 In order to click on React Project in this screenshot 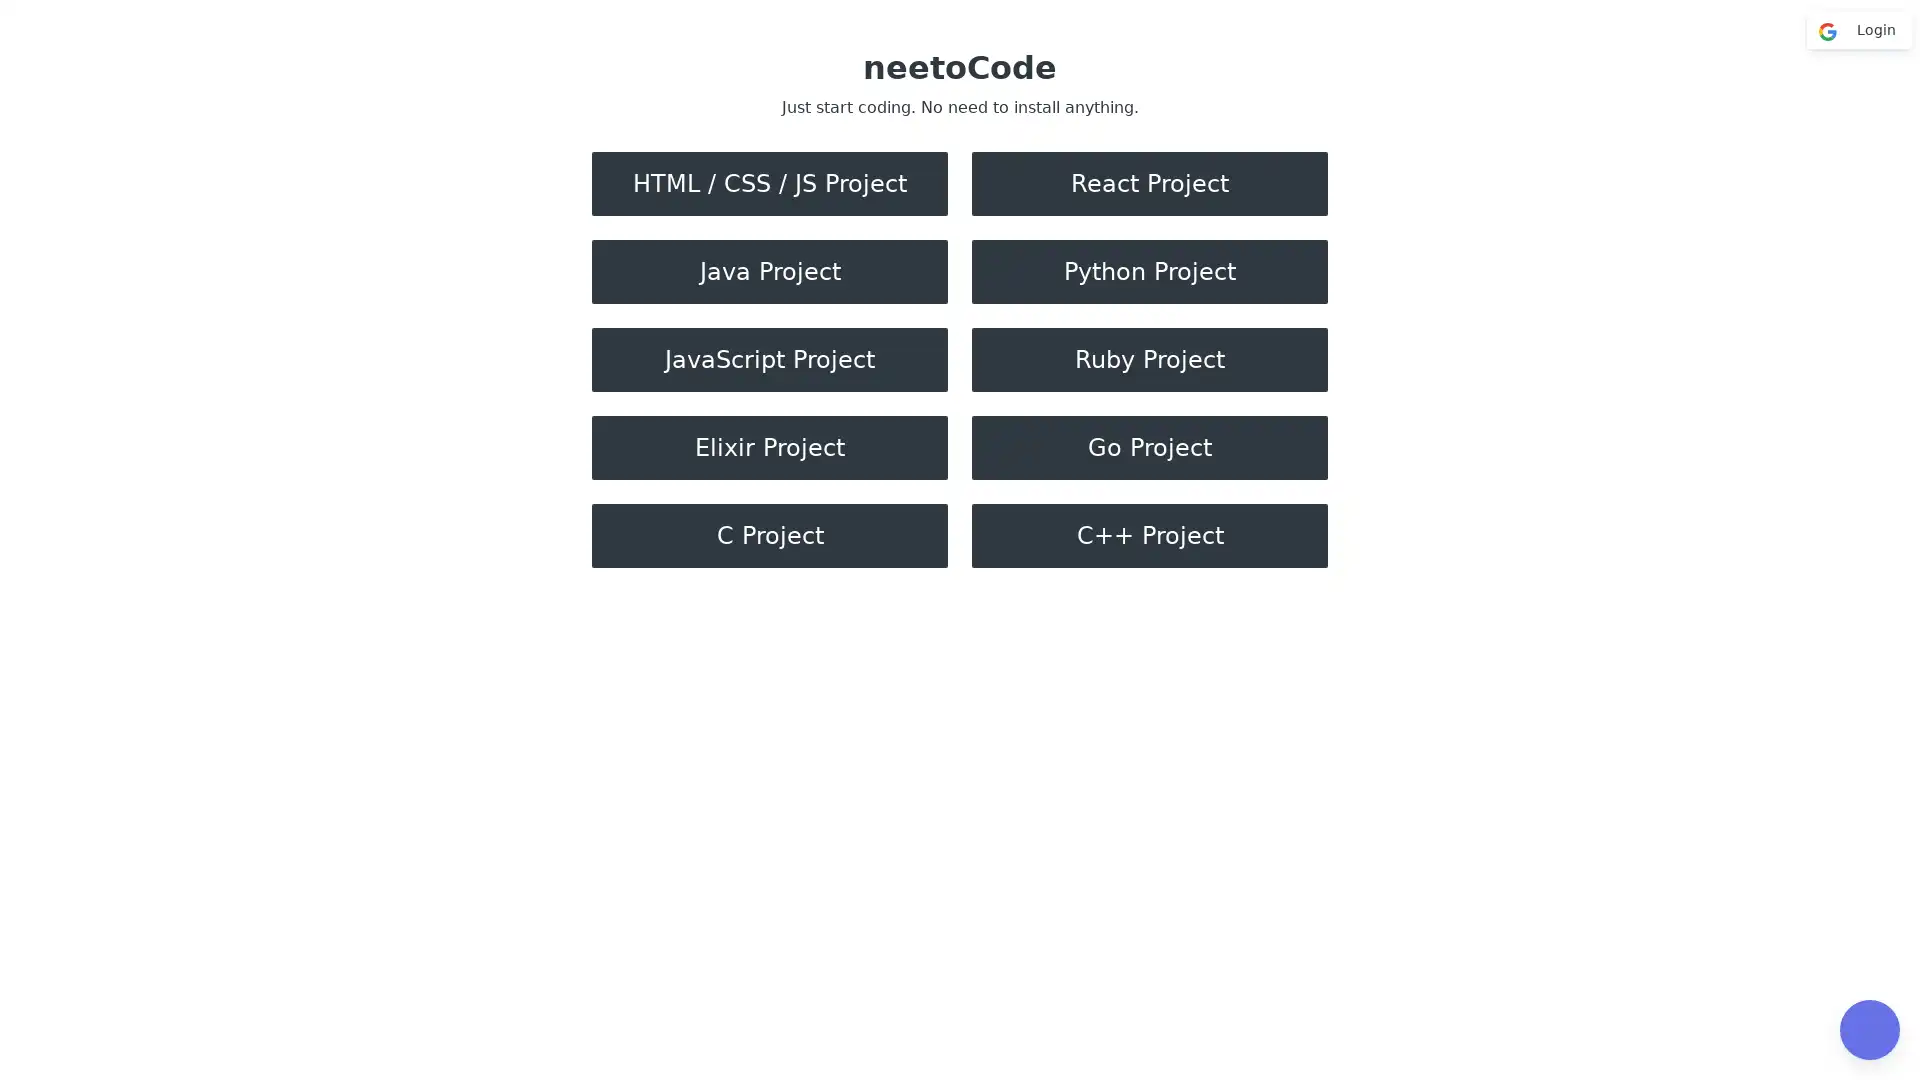, I will do `click(1150, 184)`.